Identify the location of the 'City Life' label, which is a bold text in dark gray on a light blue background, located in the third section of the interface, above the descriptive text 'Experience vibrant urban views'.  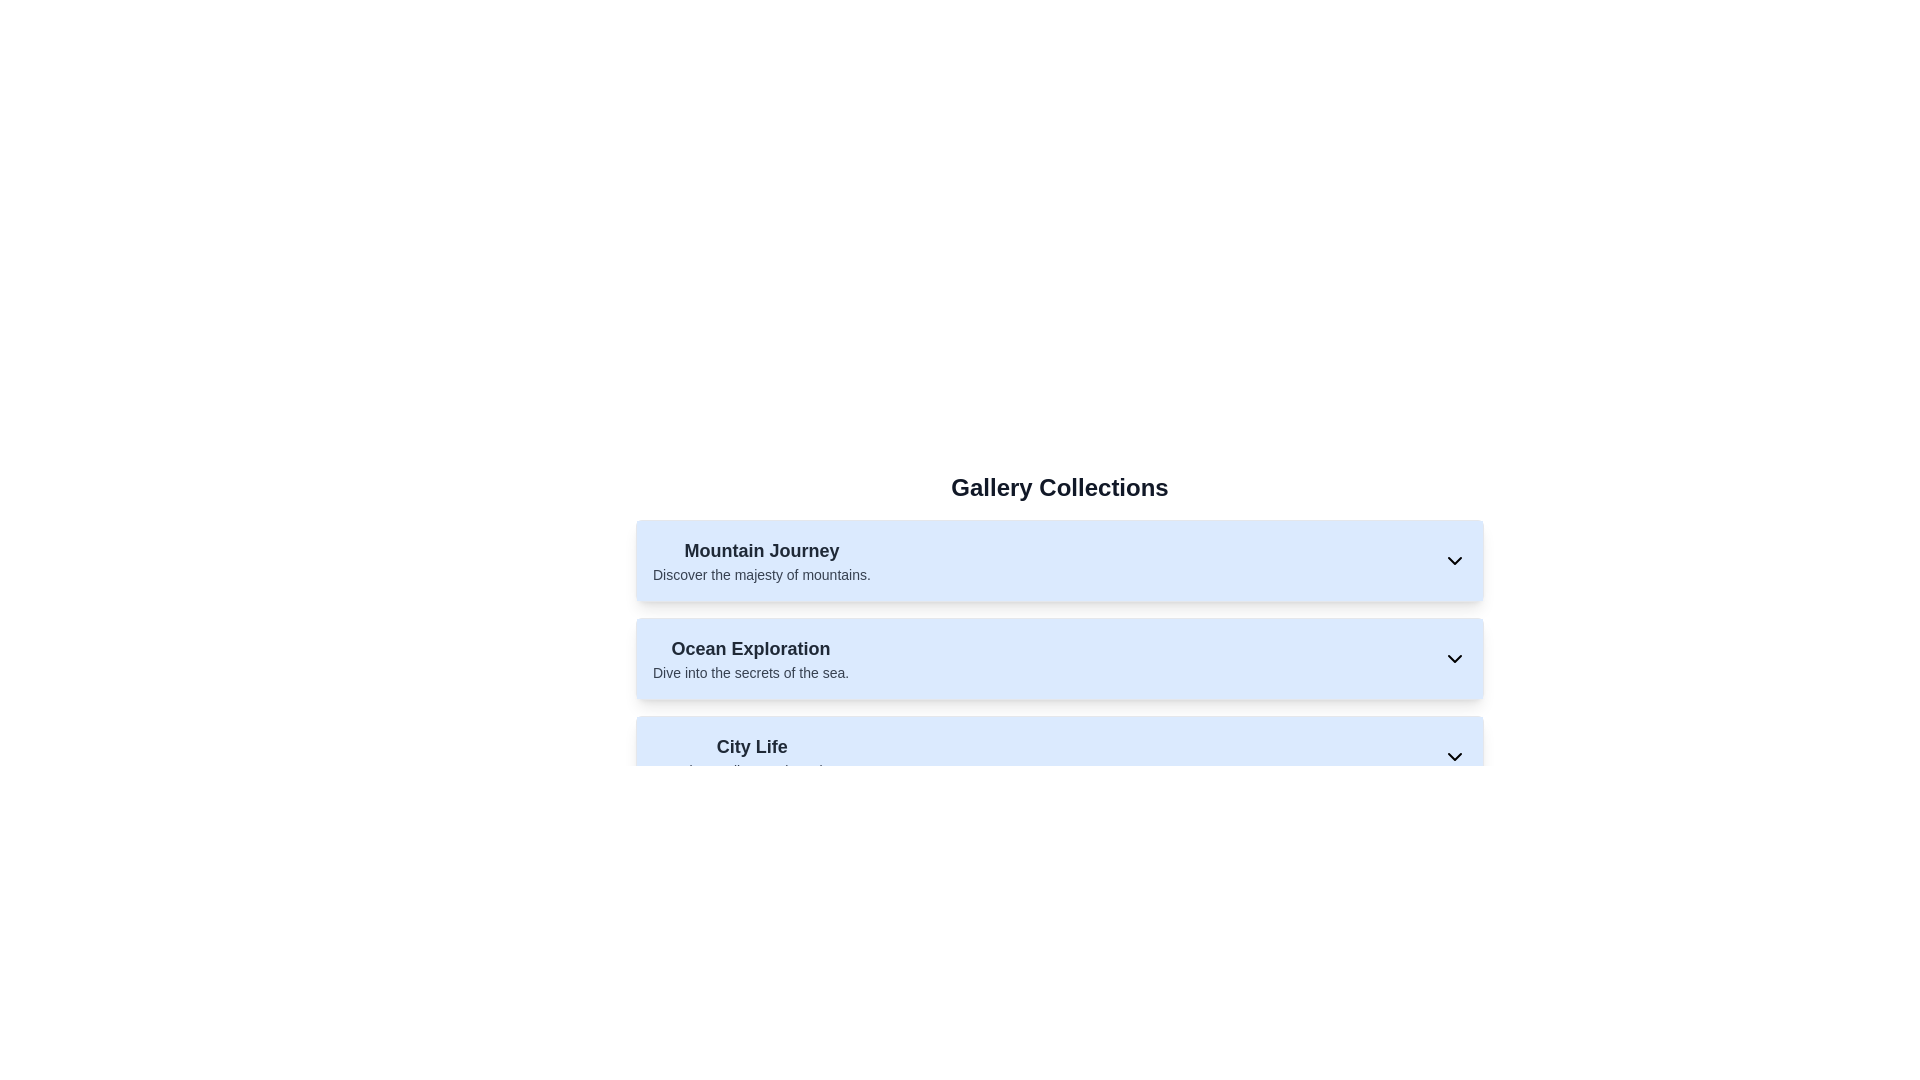
(751, 747).